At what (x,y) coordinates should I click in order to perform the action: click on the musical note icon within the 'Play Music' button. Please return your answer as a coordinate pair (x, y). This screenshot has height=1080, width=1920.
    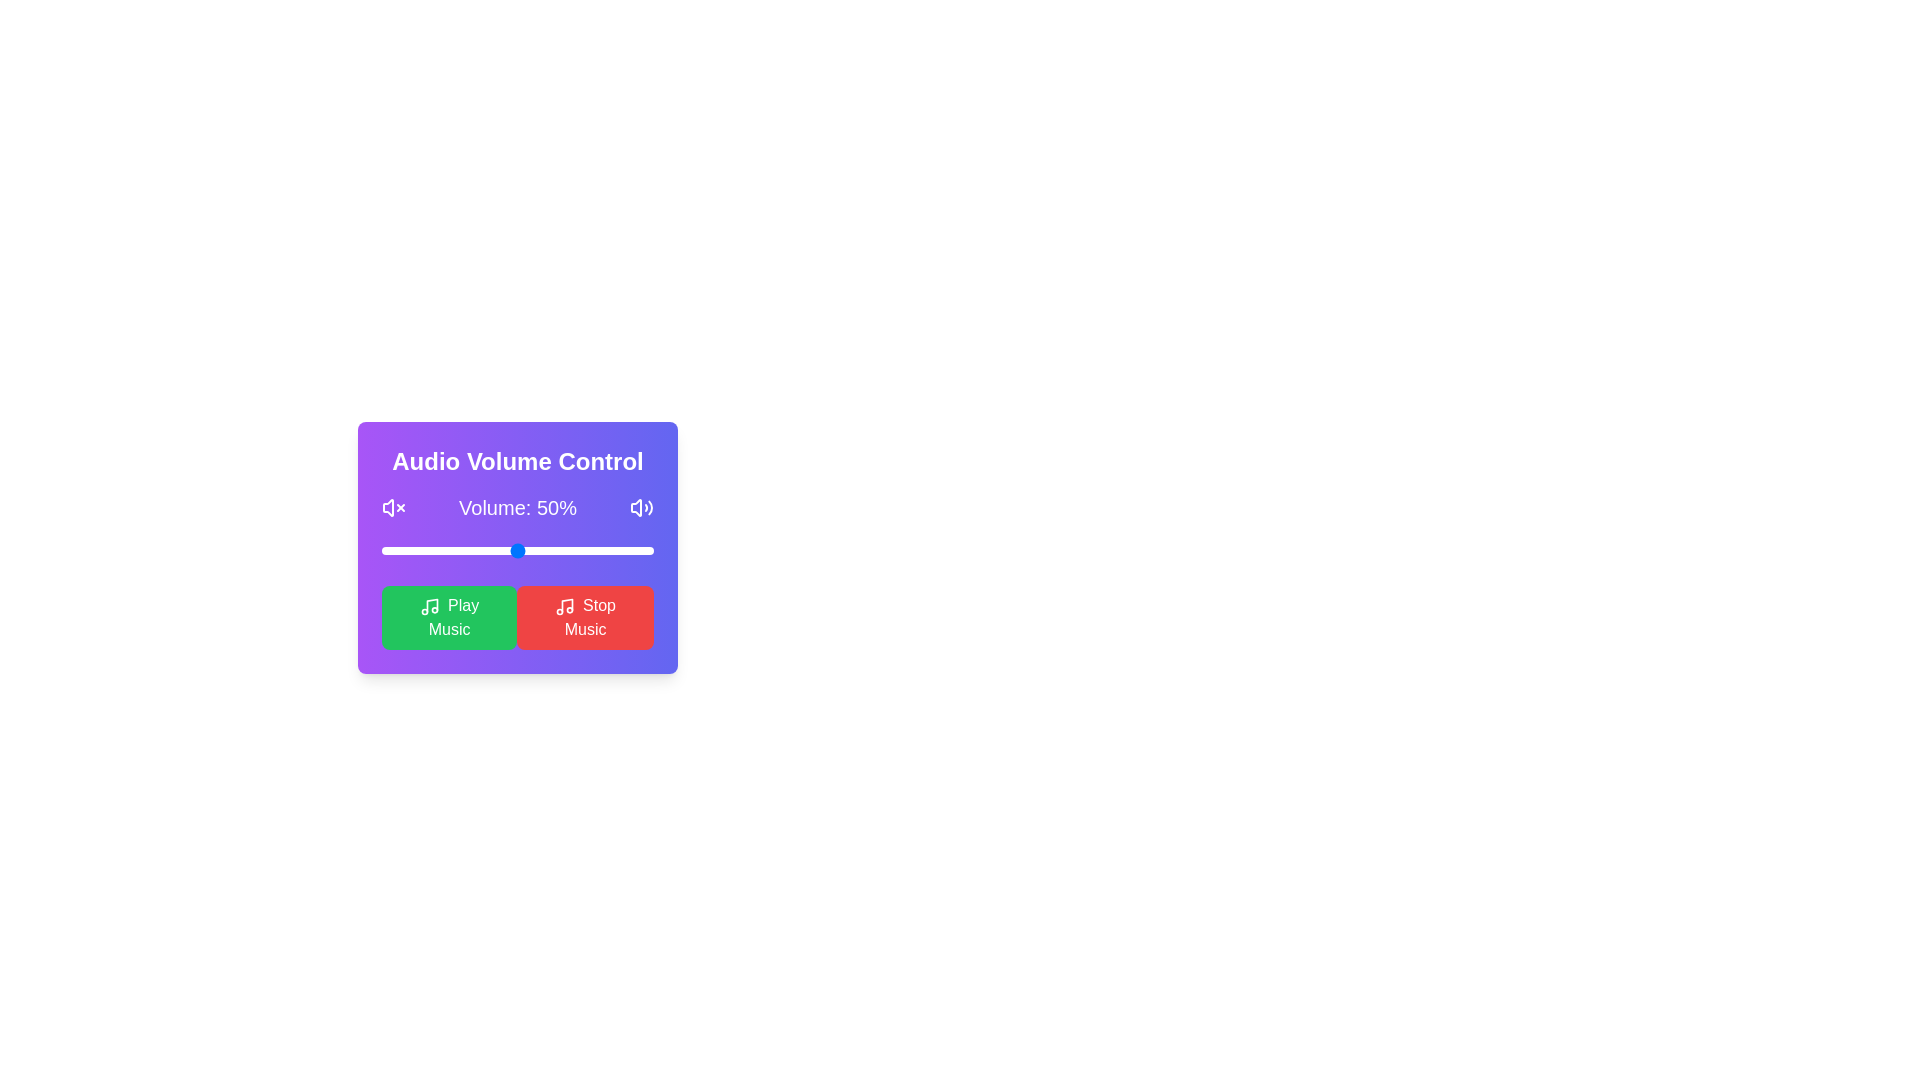
    Looking at the image, I should click on (429, 604).